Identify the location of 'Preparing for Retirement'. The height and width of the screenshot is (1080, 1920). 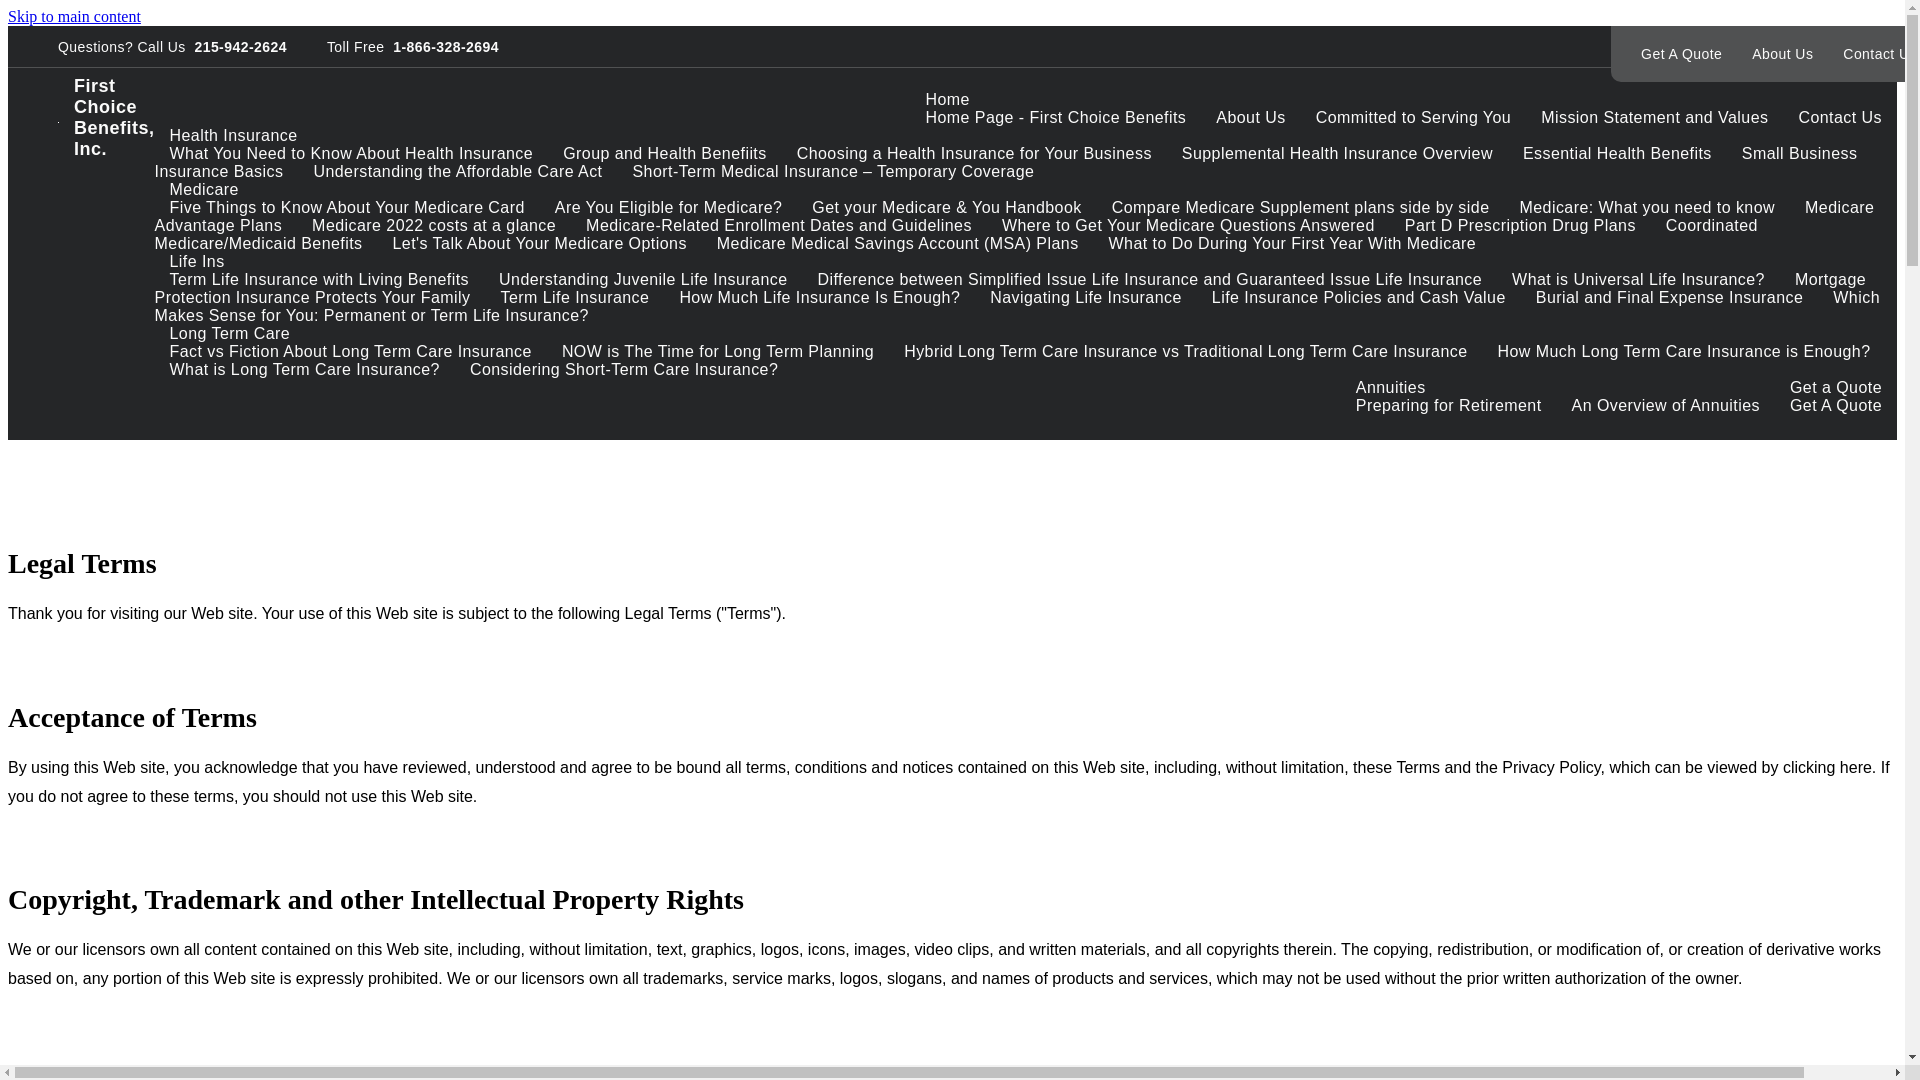
(1449, 405).